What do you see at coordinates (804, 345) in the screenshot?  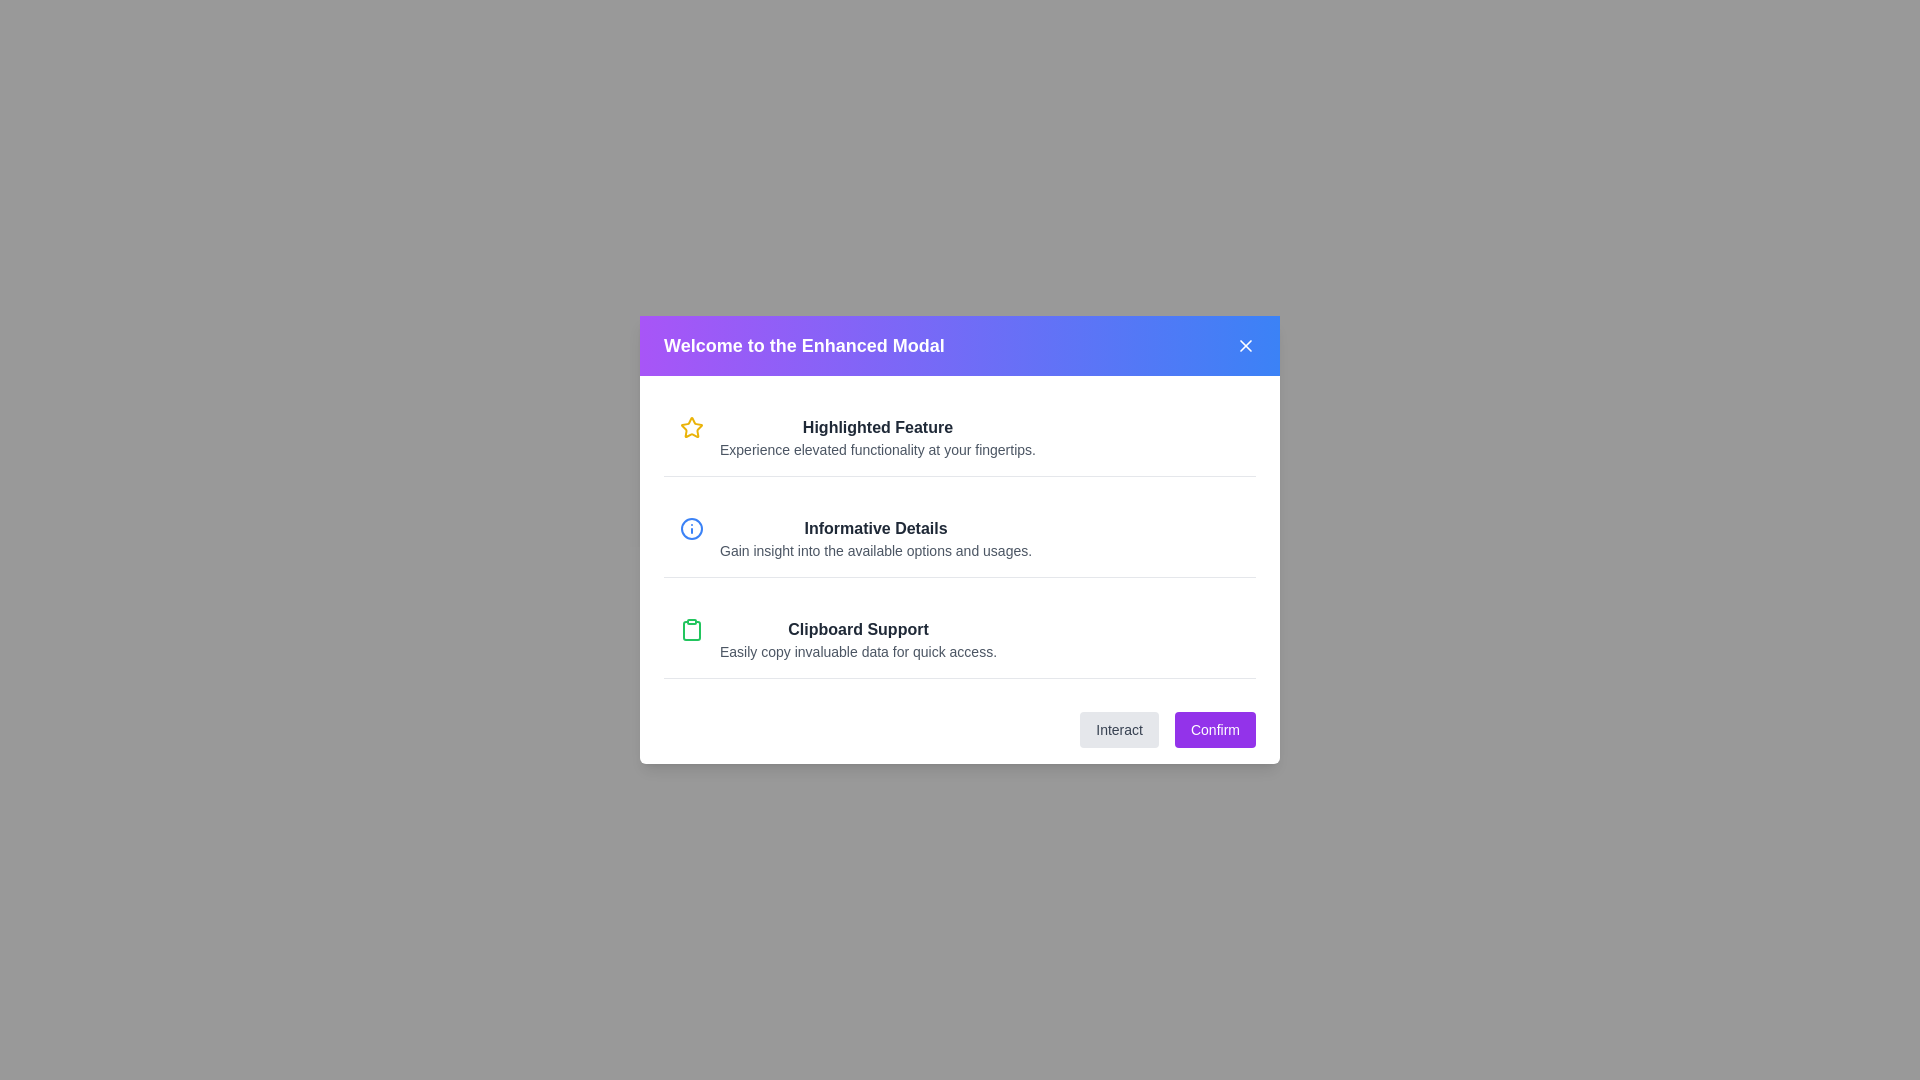 I see `the static text label that serves as the title of the modal dialog, positioned at the top center of the modal window, left of the close button` at bounding box center [804, 345].